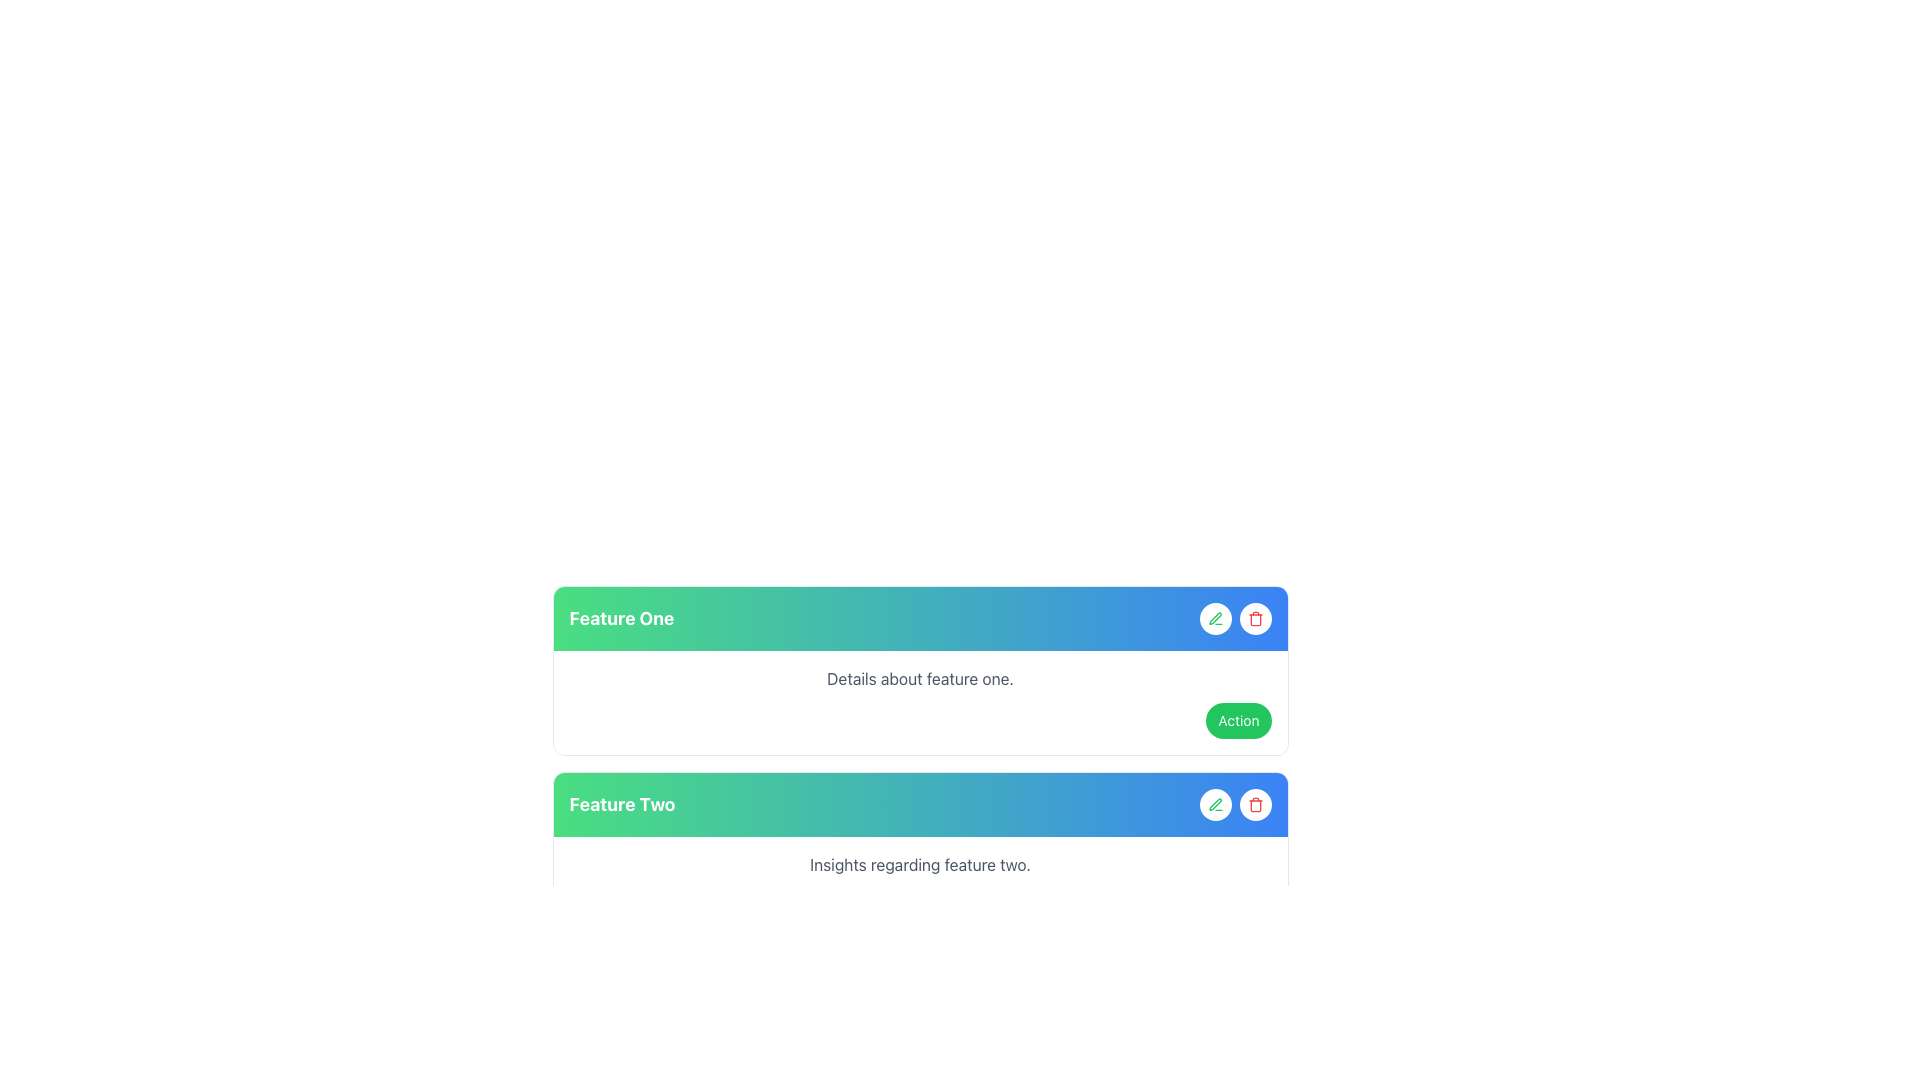 This screenshot has width=1920, height=1080. I want to click on the edit button on the dual-action toolbar located at the top right corner of the 'Feature Two' section to initiate editing, so click(1234, 804).